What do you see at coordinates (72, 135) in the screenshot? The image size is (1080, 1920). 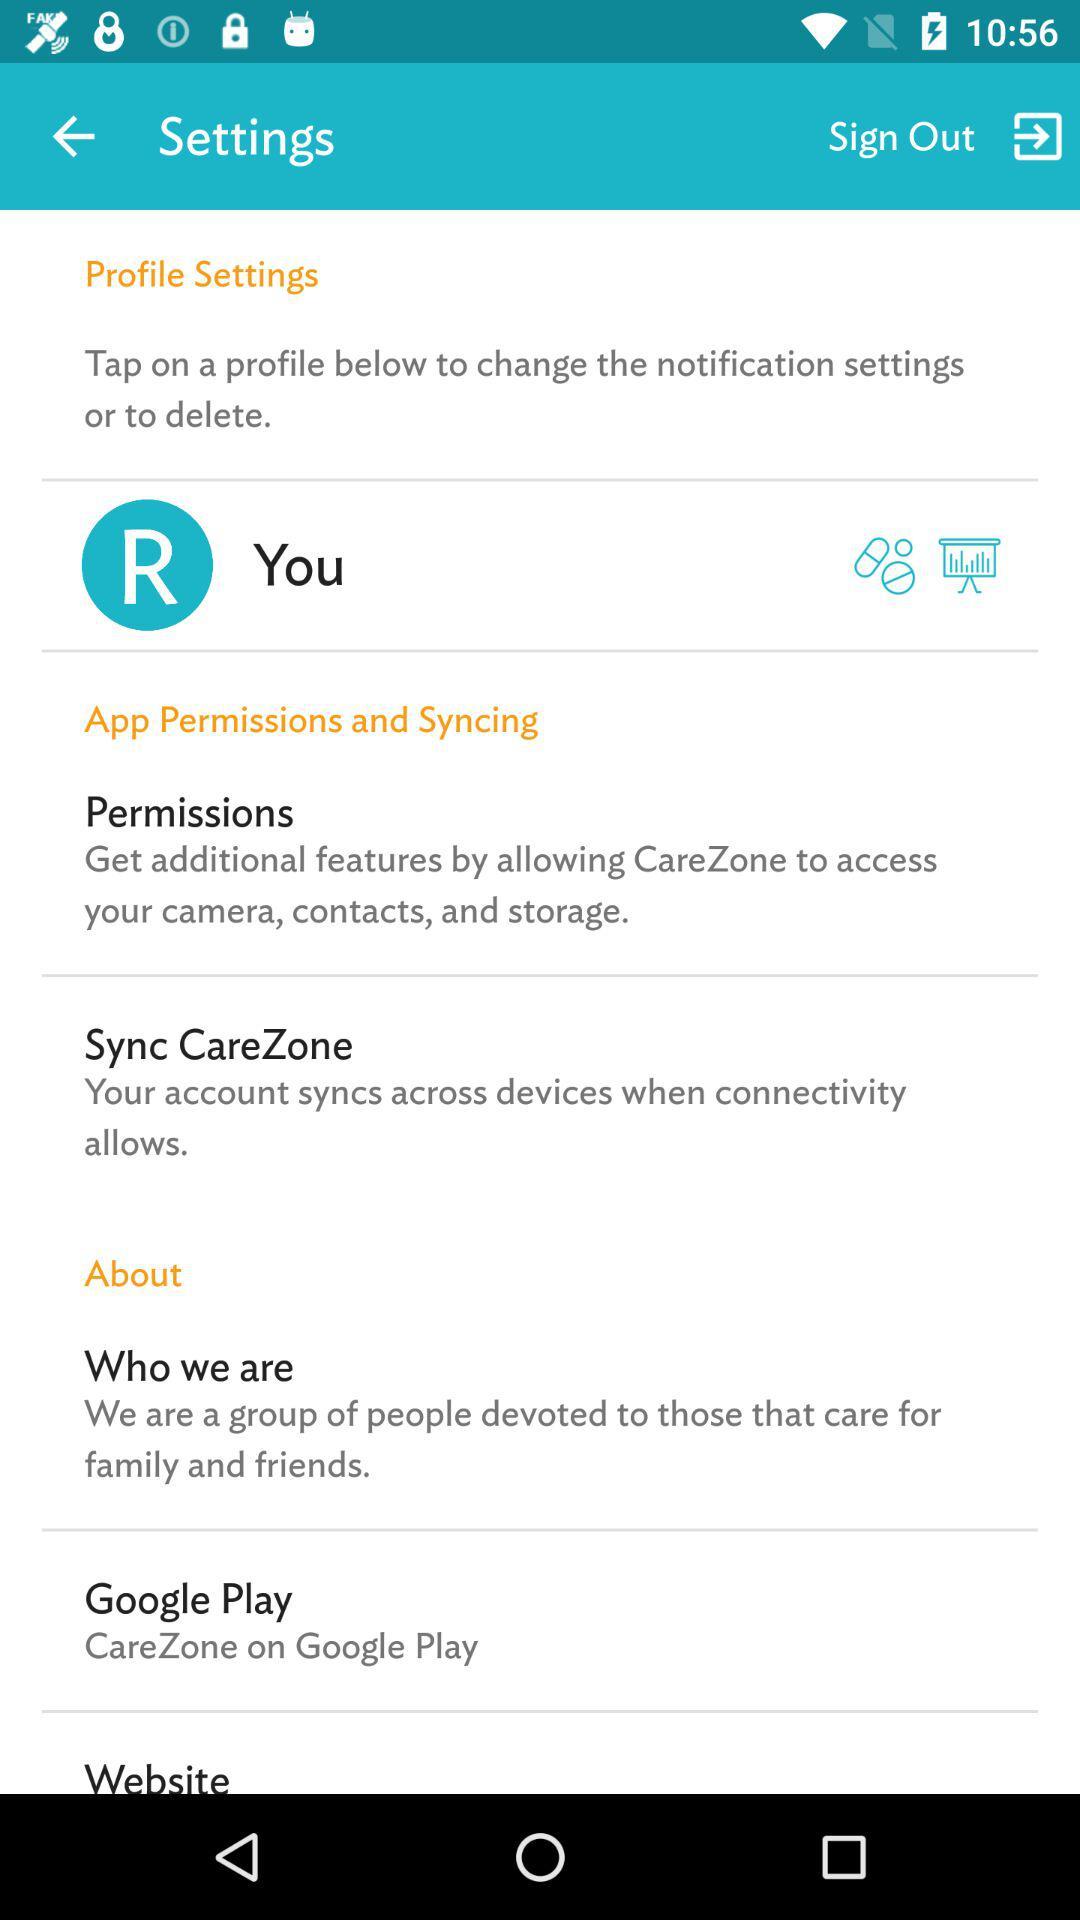 I see `the app to the left of settings icon` at bounding box center [72, 135].